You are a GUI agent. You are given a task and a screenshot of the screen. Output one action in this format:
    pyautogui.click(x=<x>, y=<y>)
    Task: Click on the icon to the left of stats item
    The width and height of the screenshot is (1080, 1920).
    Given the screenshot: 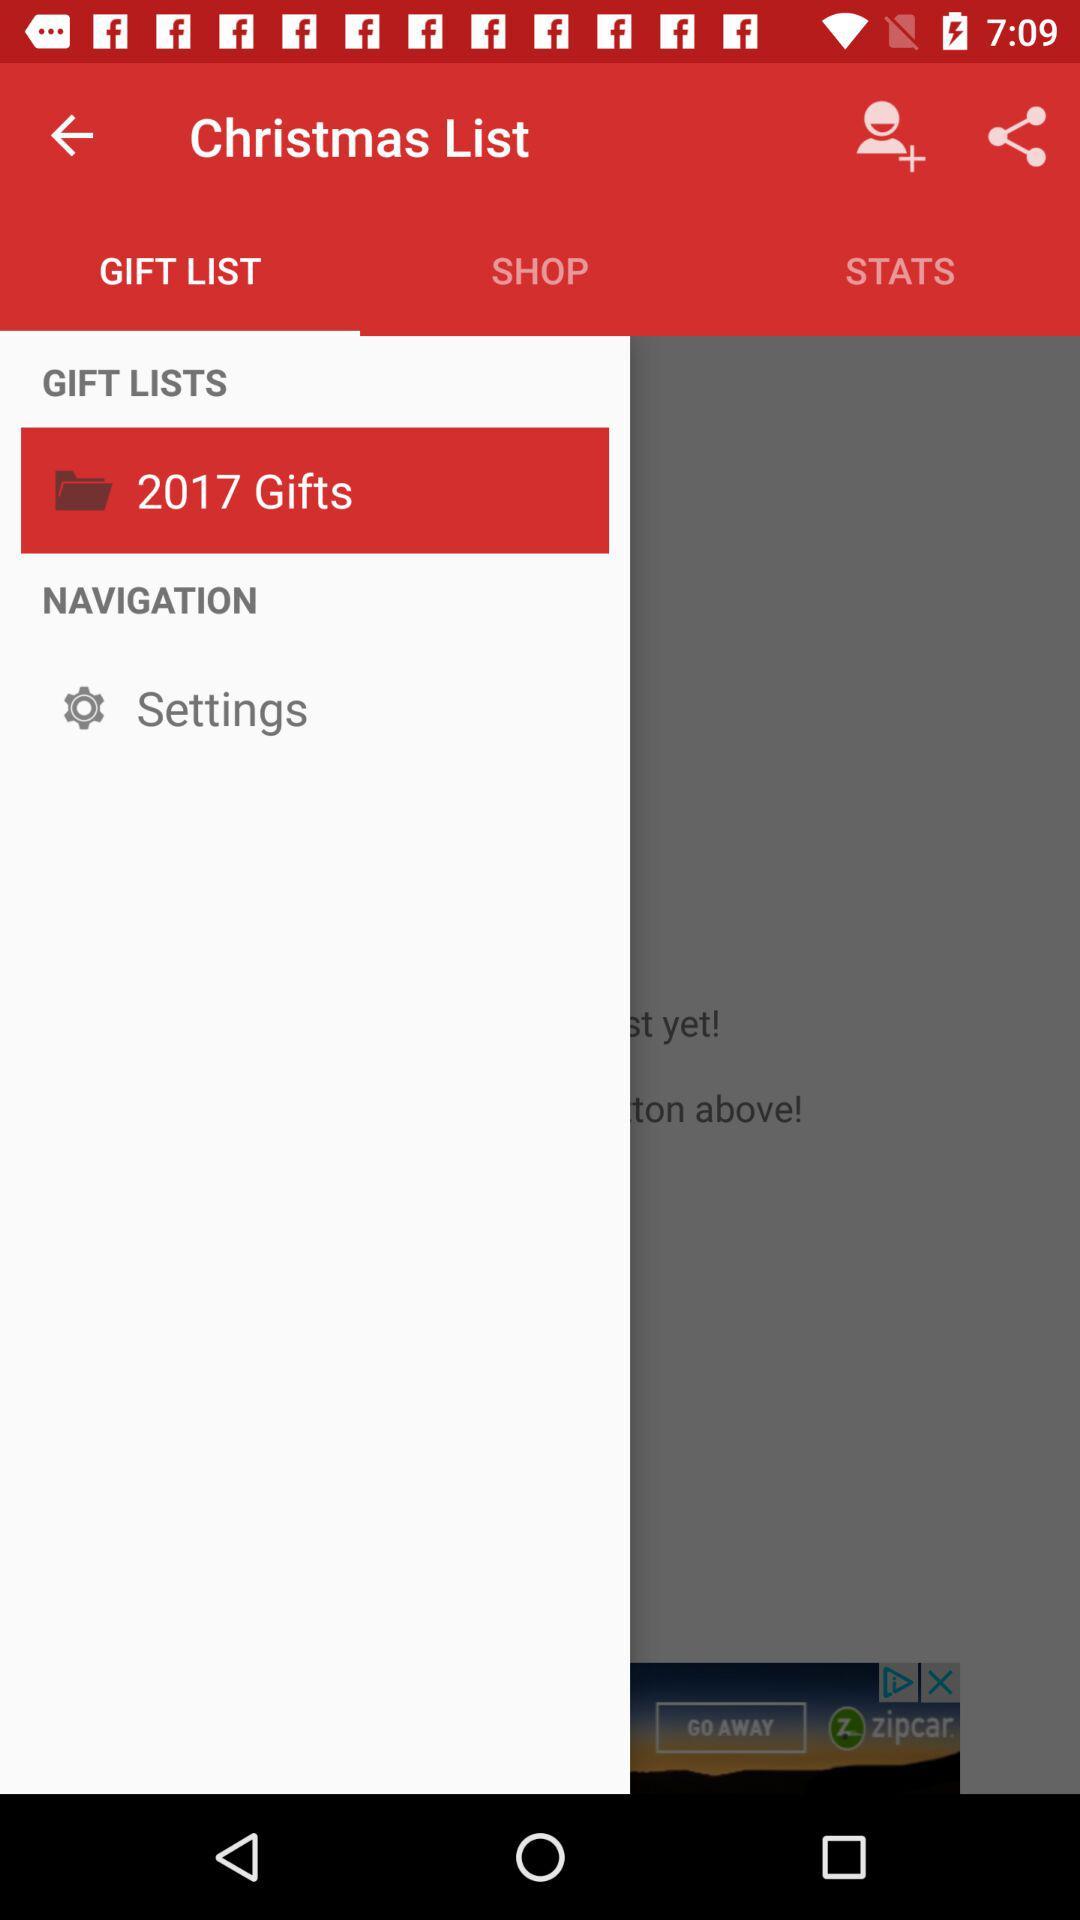 What is the action you would take?
    pyautogui.click(x=540, y=269)
    